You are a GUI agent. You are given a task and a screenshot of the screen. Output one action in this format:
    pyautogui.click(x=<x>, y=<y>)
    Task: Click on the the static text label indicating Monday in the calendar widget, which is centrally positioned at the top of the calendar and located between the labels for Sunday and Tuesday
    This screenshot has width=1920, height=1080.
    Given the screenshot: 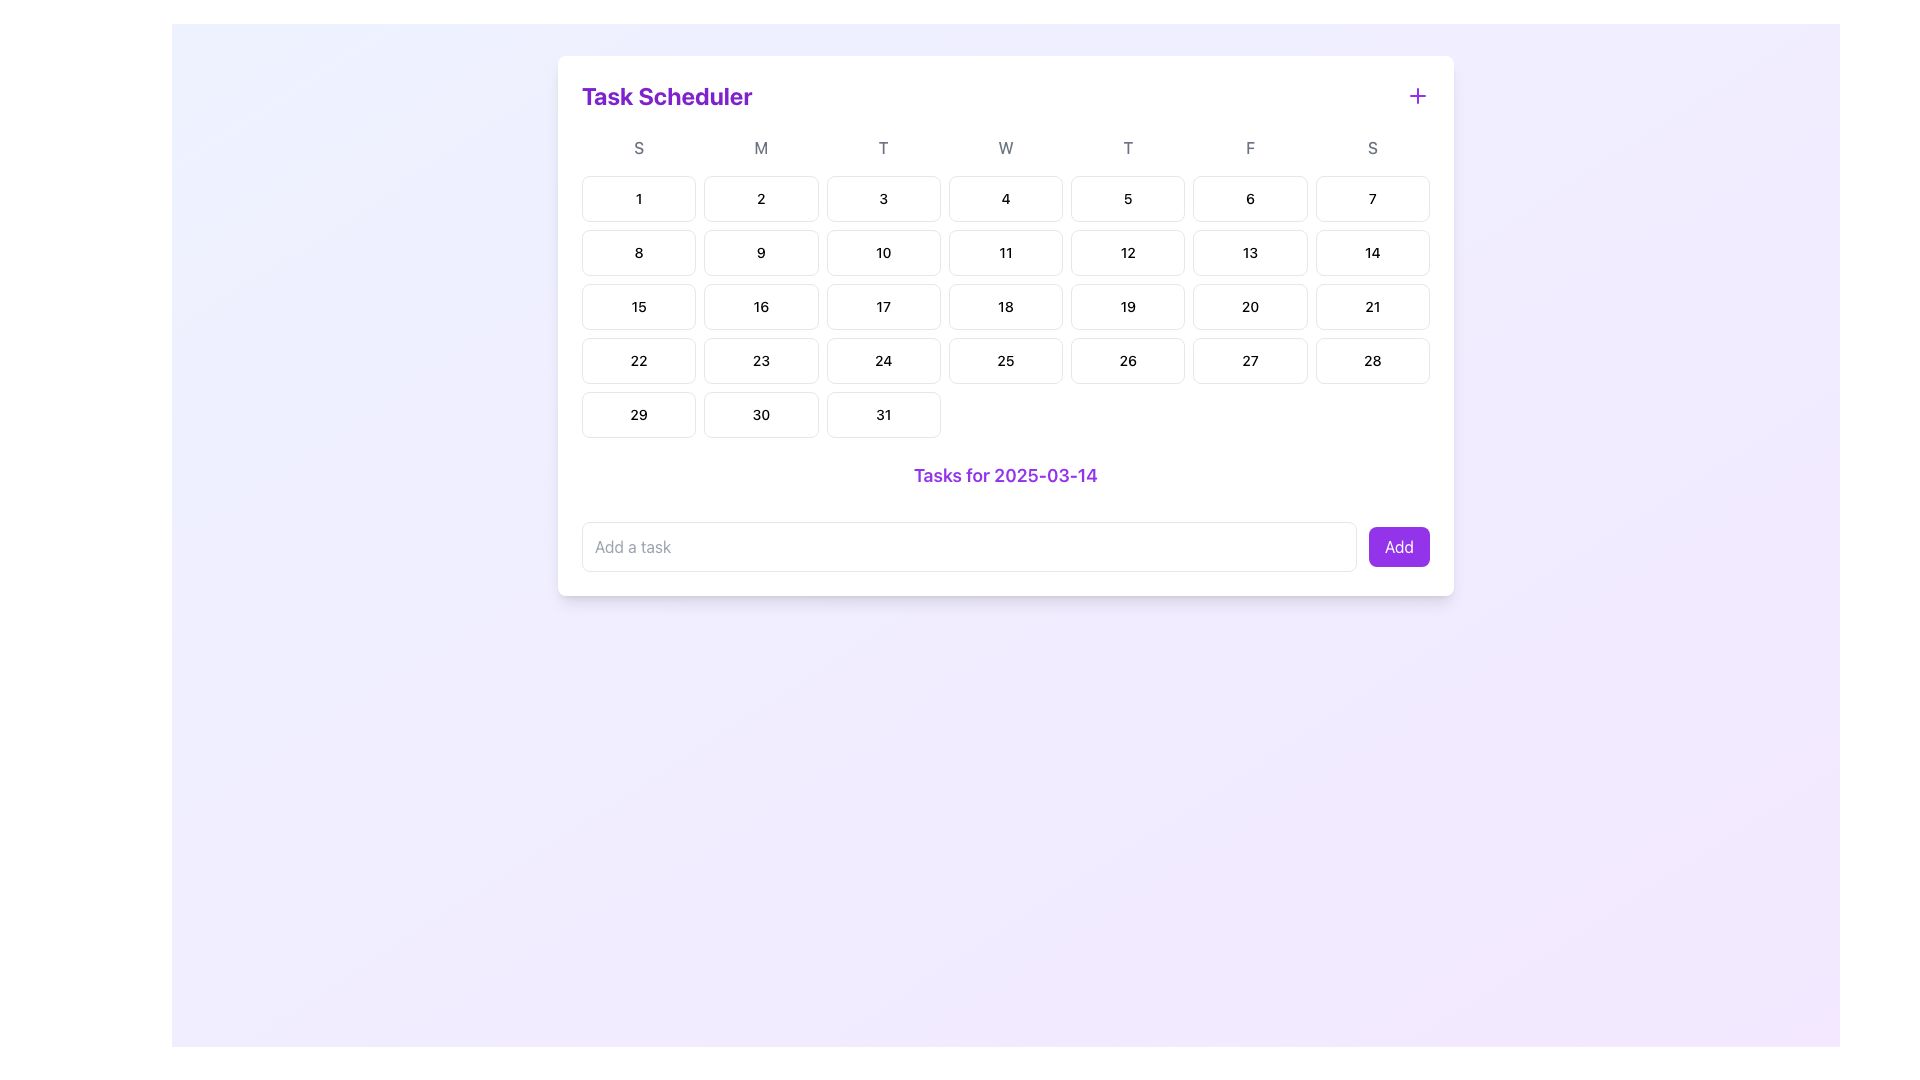 What is the action you would take?
    pyautogui.click(x=760, y=146)
    